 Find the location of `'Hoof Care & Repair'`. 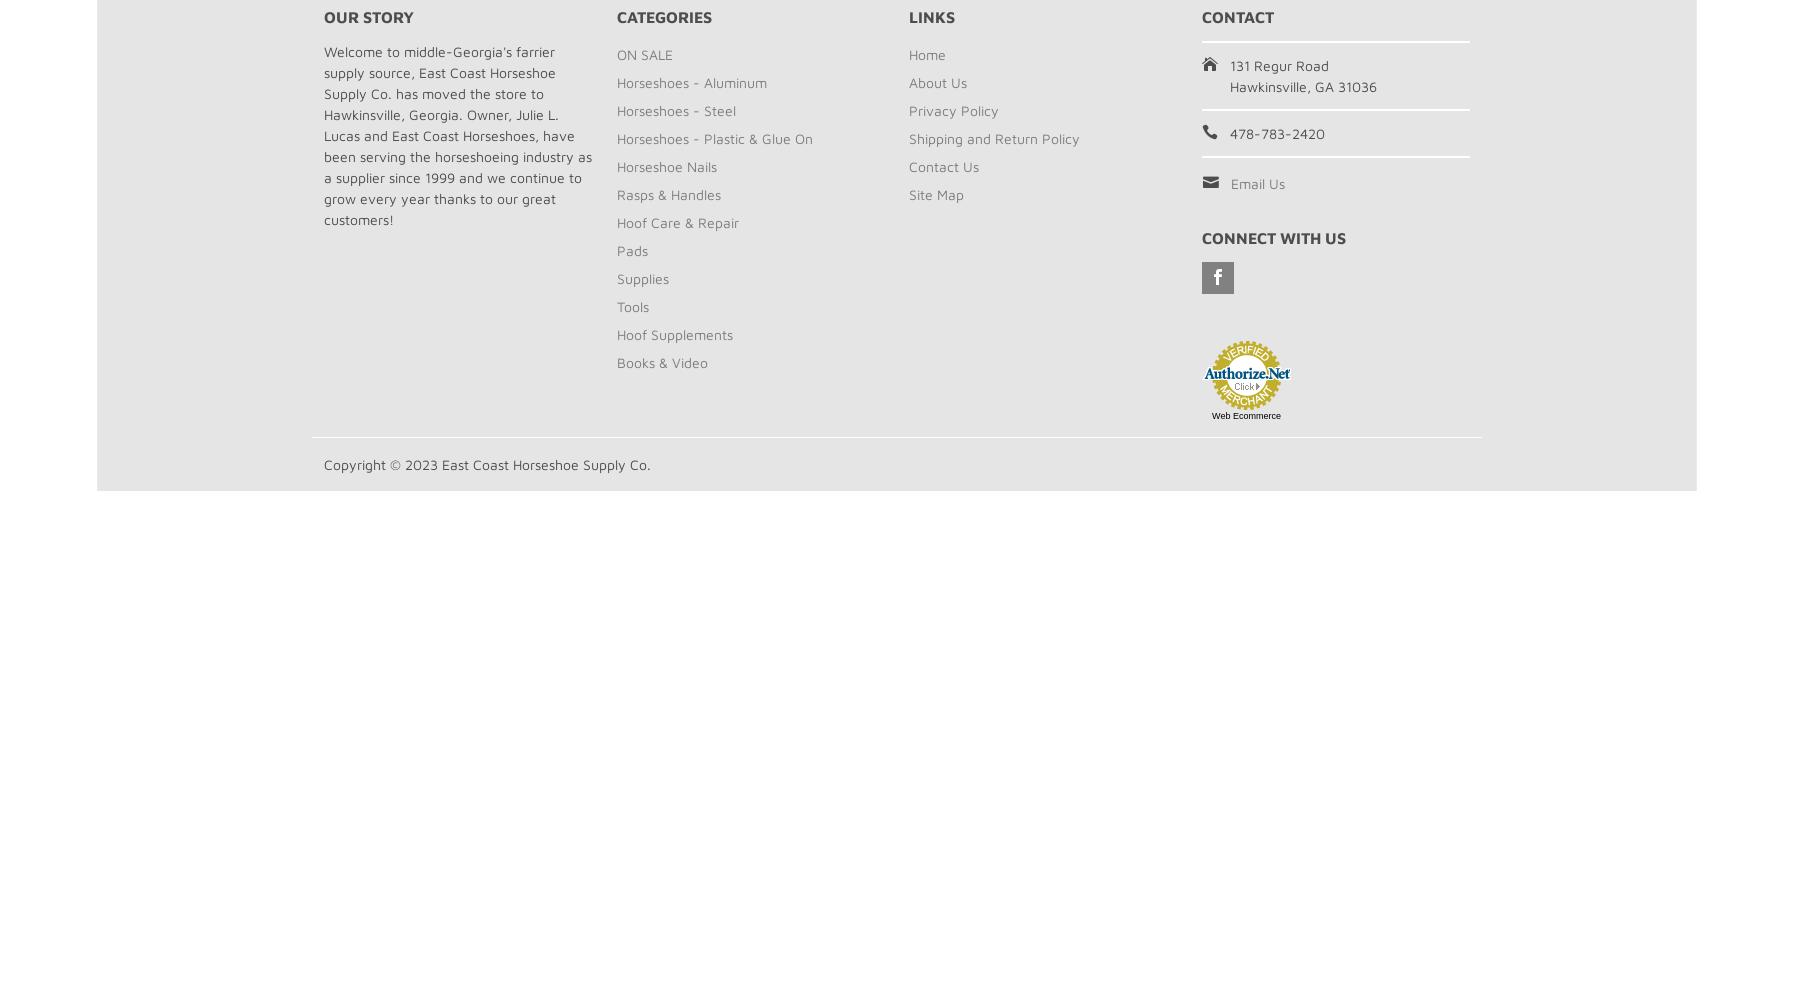

'Hoof Care & Repair' is located at coordinates (677, 220).